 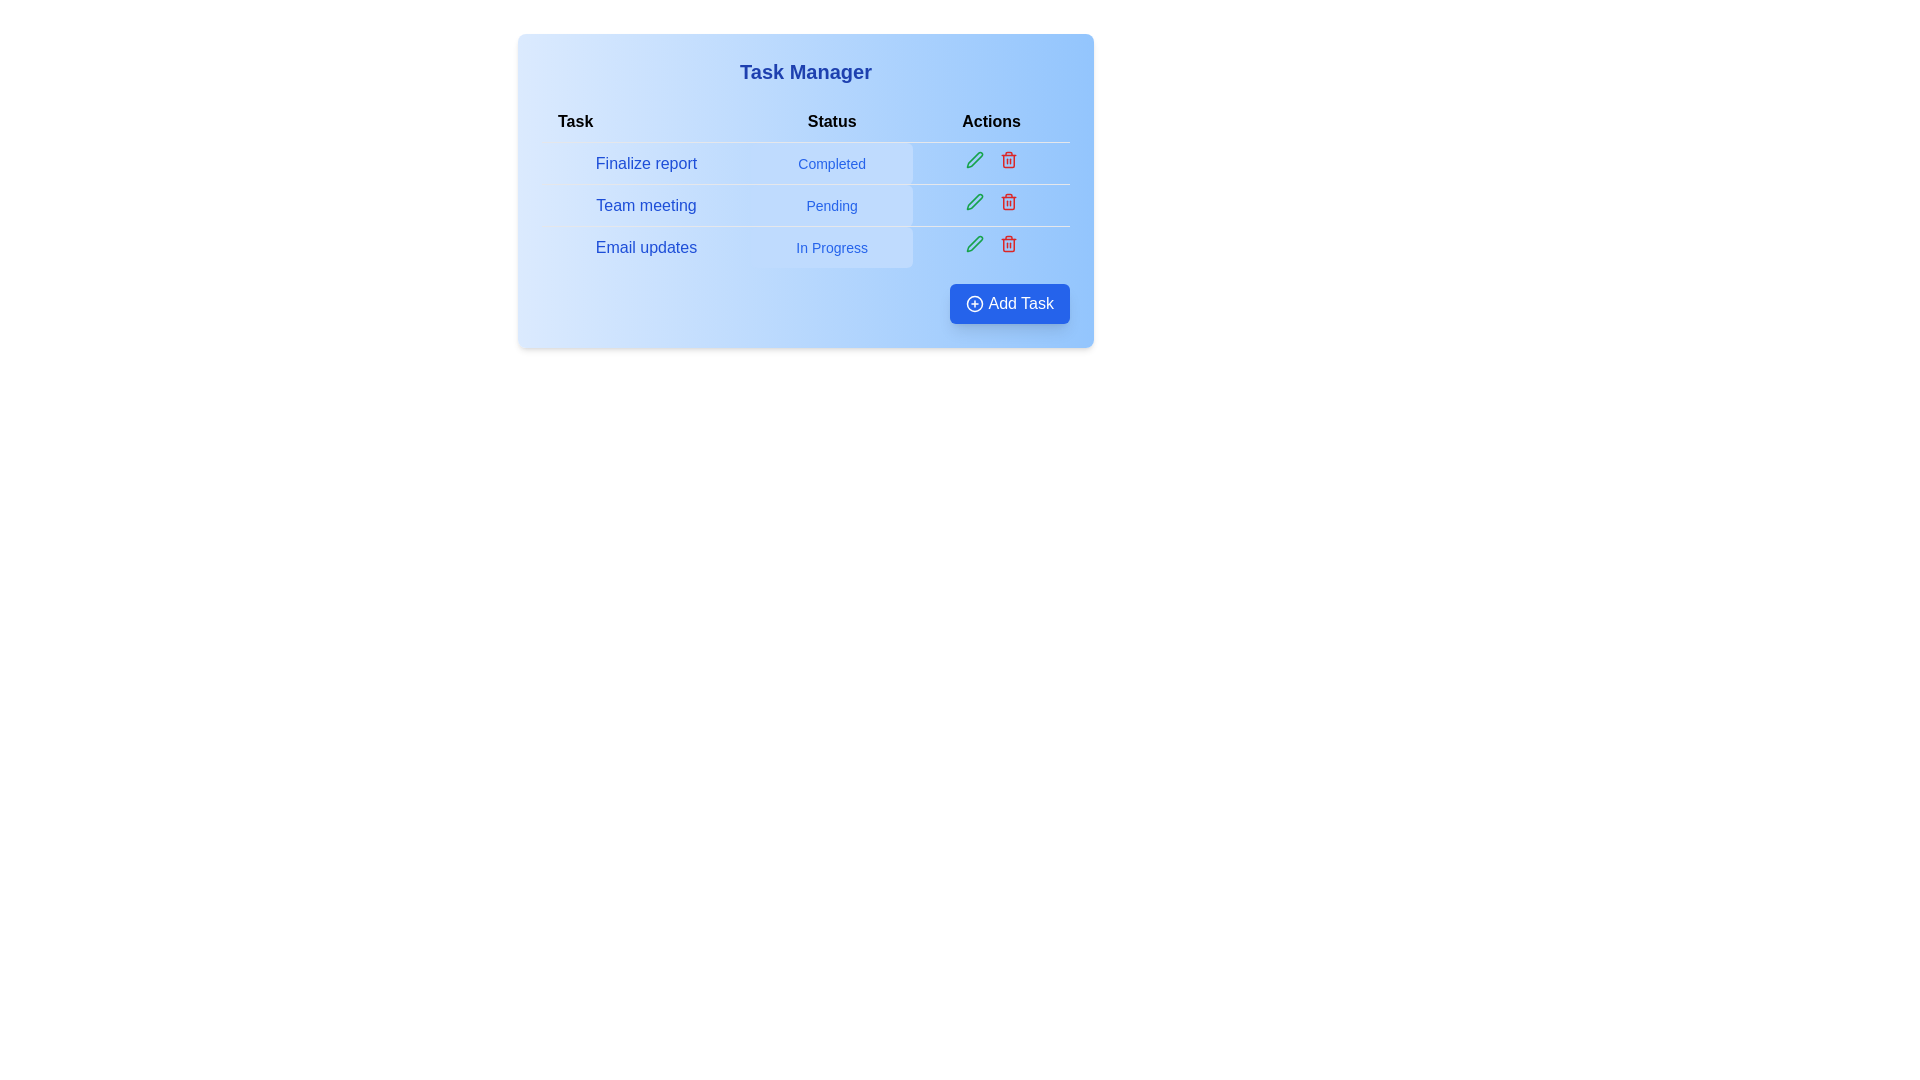 I want to click on 'Add Task' button to add a new task, so click(x=1009, y=304).